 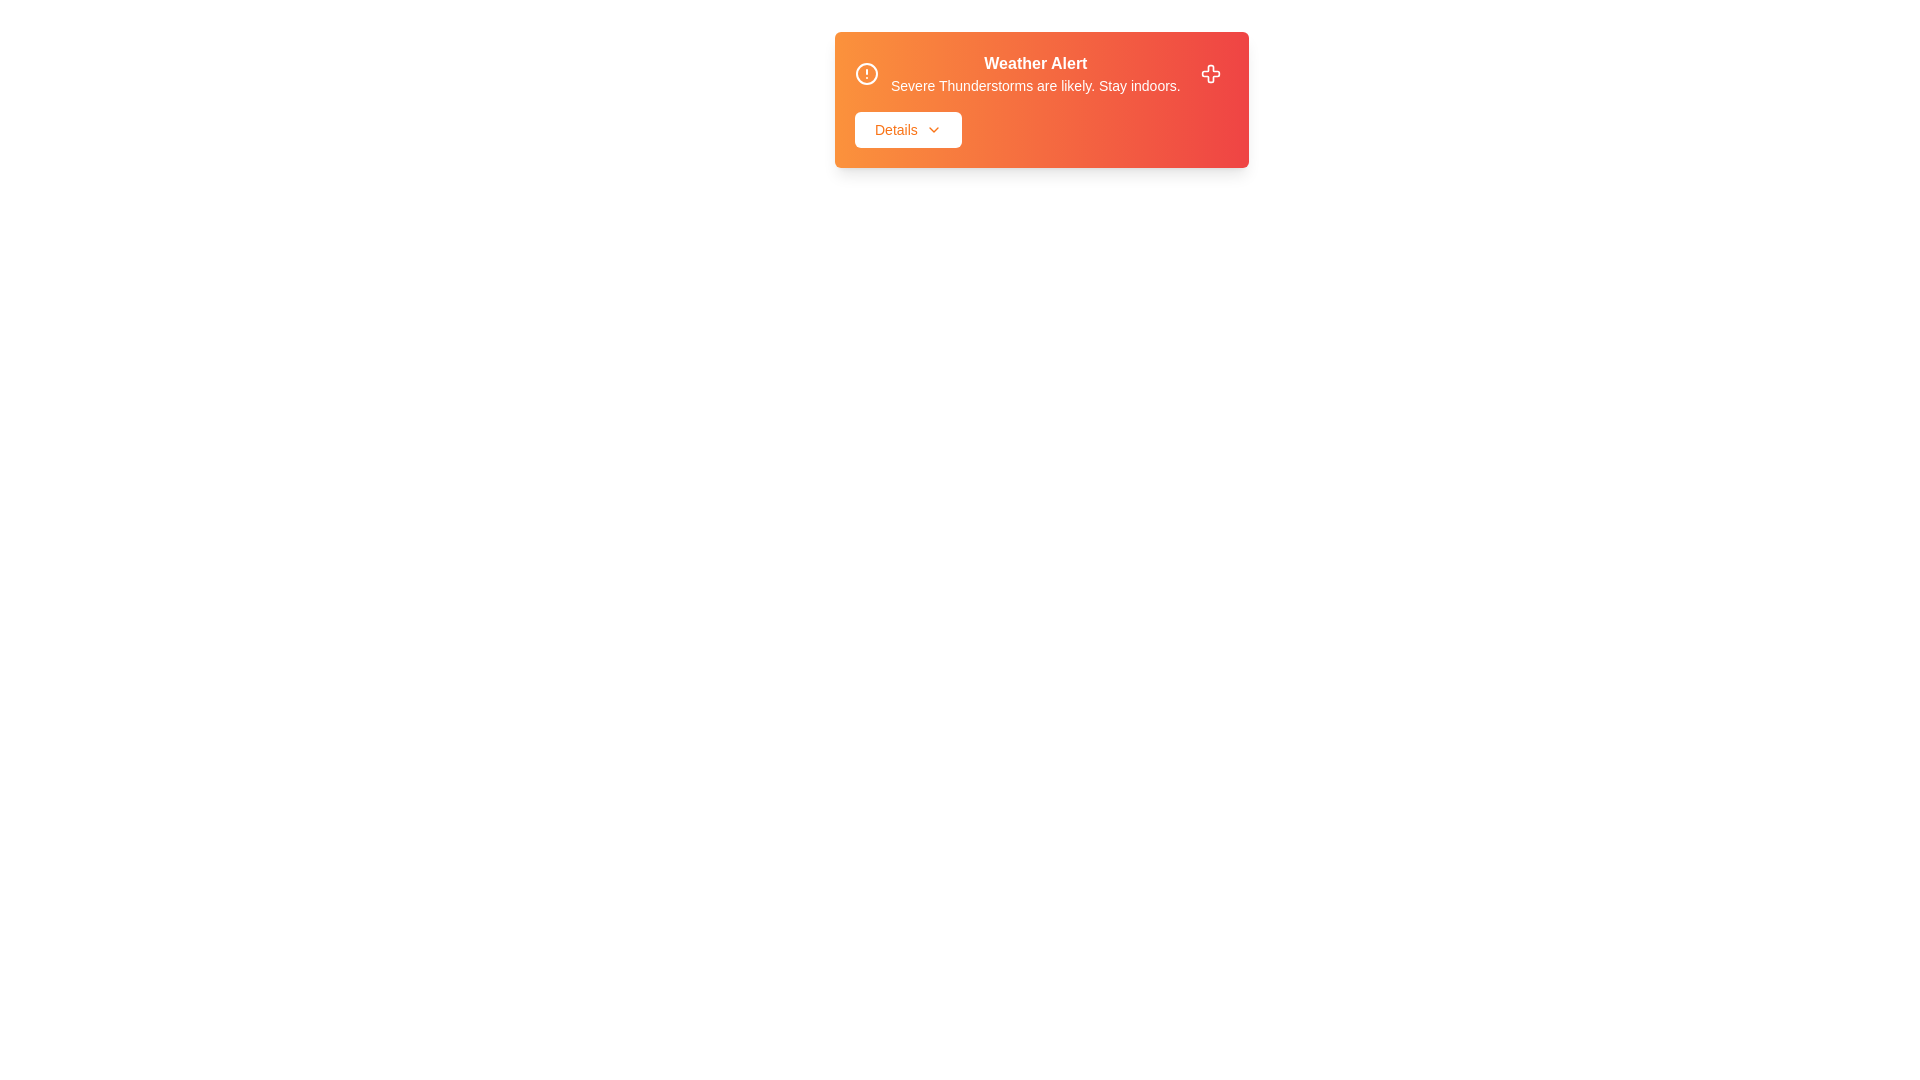 What do you see at coordinates (906, 130) in the screenshot?
I see `the 'Details' button to view more information` at bounding box center [906, 130].